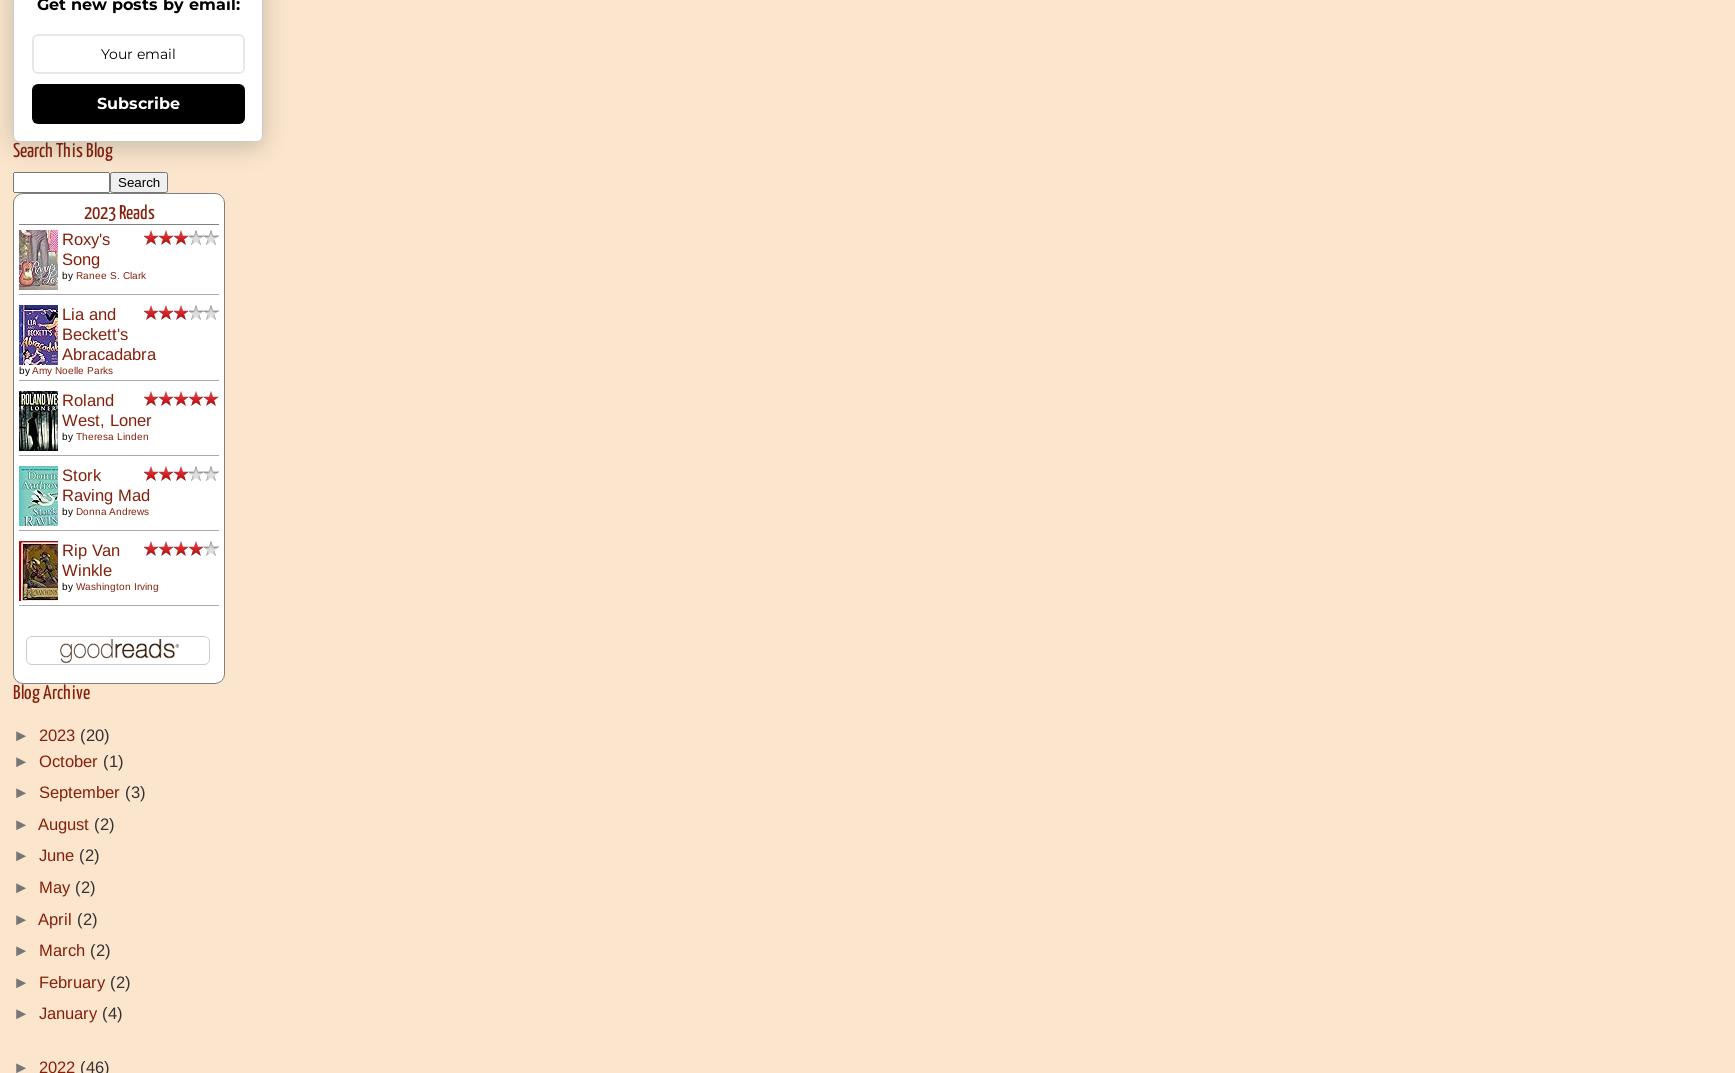 The height and width of the screenshot is (1073, 1735). Describe the element at coordinates (51, 692) in the screenshot. I see `'Blog Archive'` at that location.